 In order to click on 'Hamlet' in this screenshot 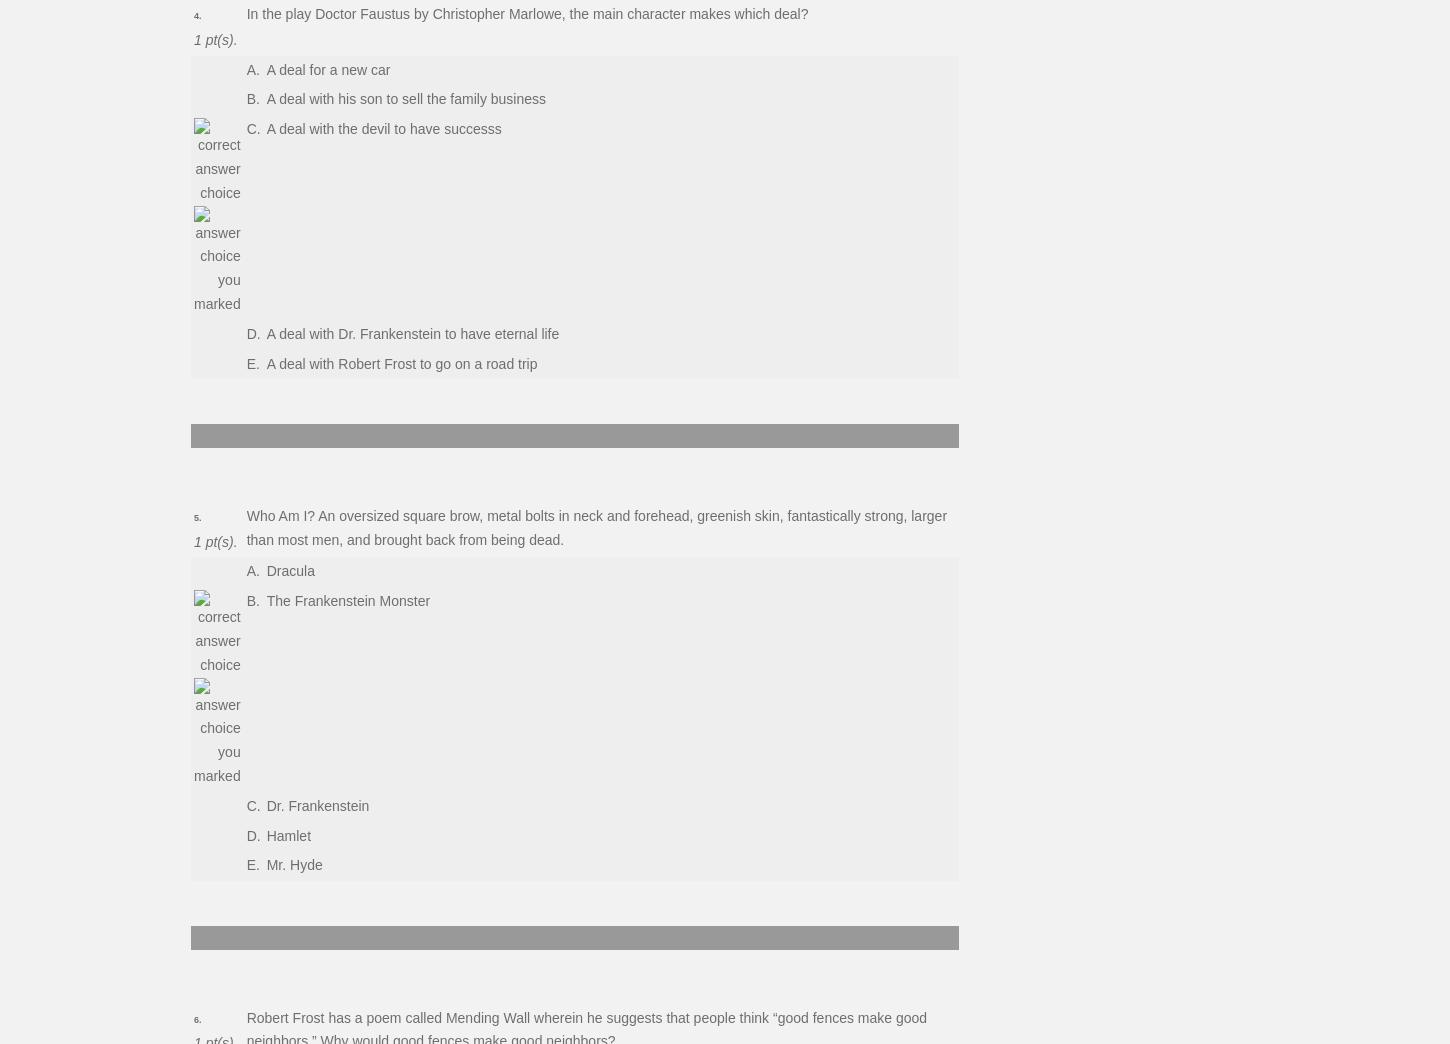, I will do `click(265, 833)`.